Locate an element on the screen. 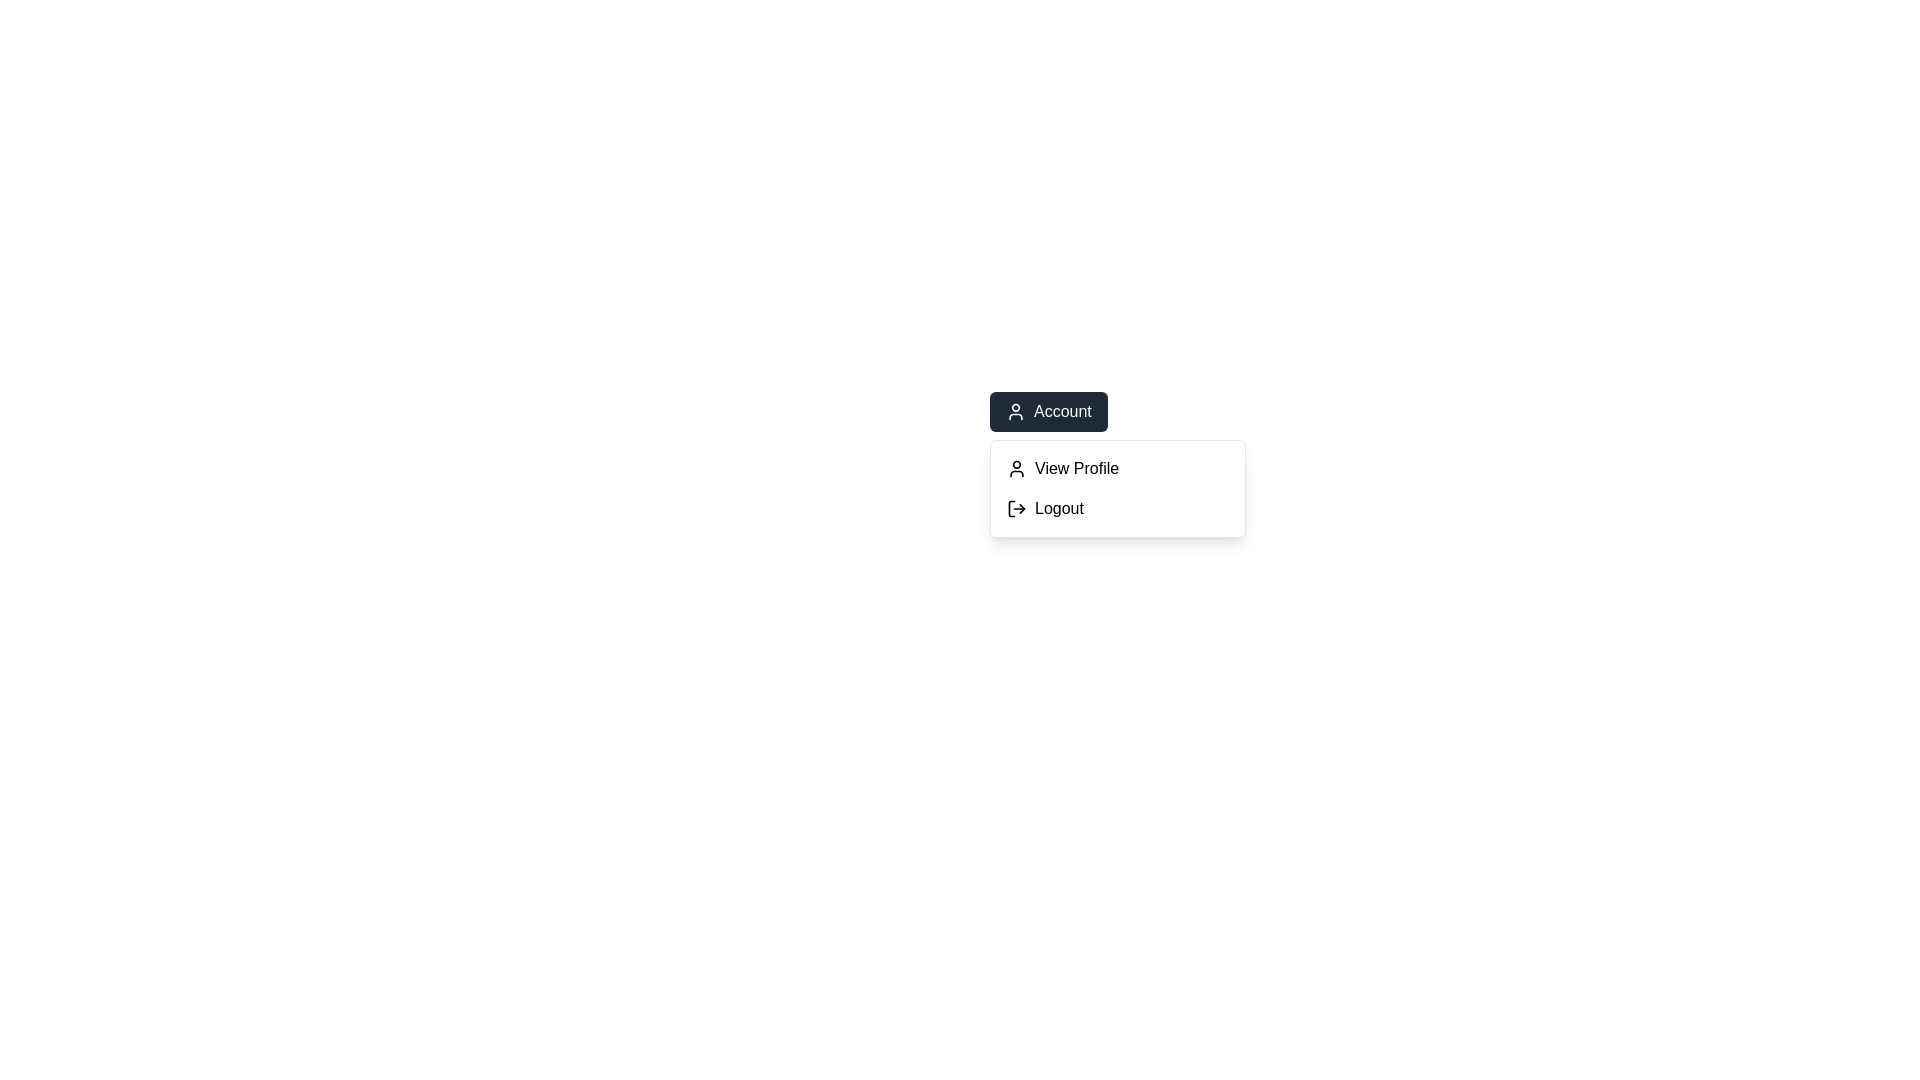 The image size is (1920, 1080). the profile button located below the 'Account' button in the drop-down menu to visually highlight it is located at coordinates (1117, 469).